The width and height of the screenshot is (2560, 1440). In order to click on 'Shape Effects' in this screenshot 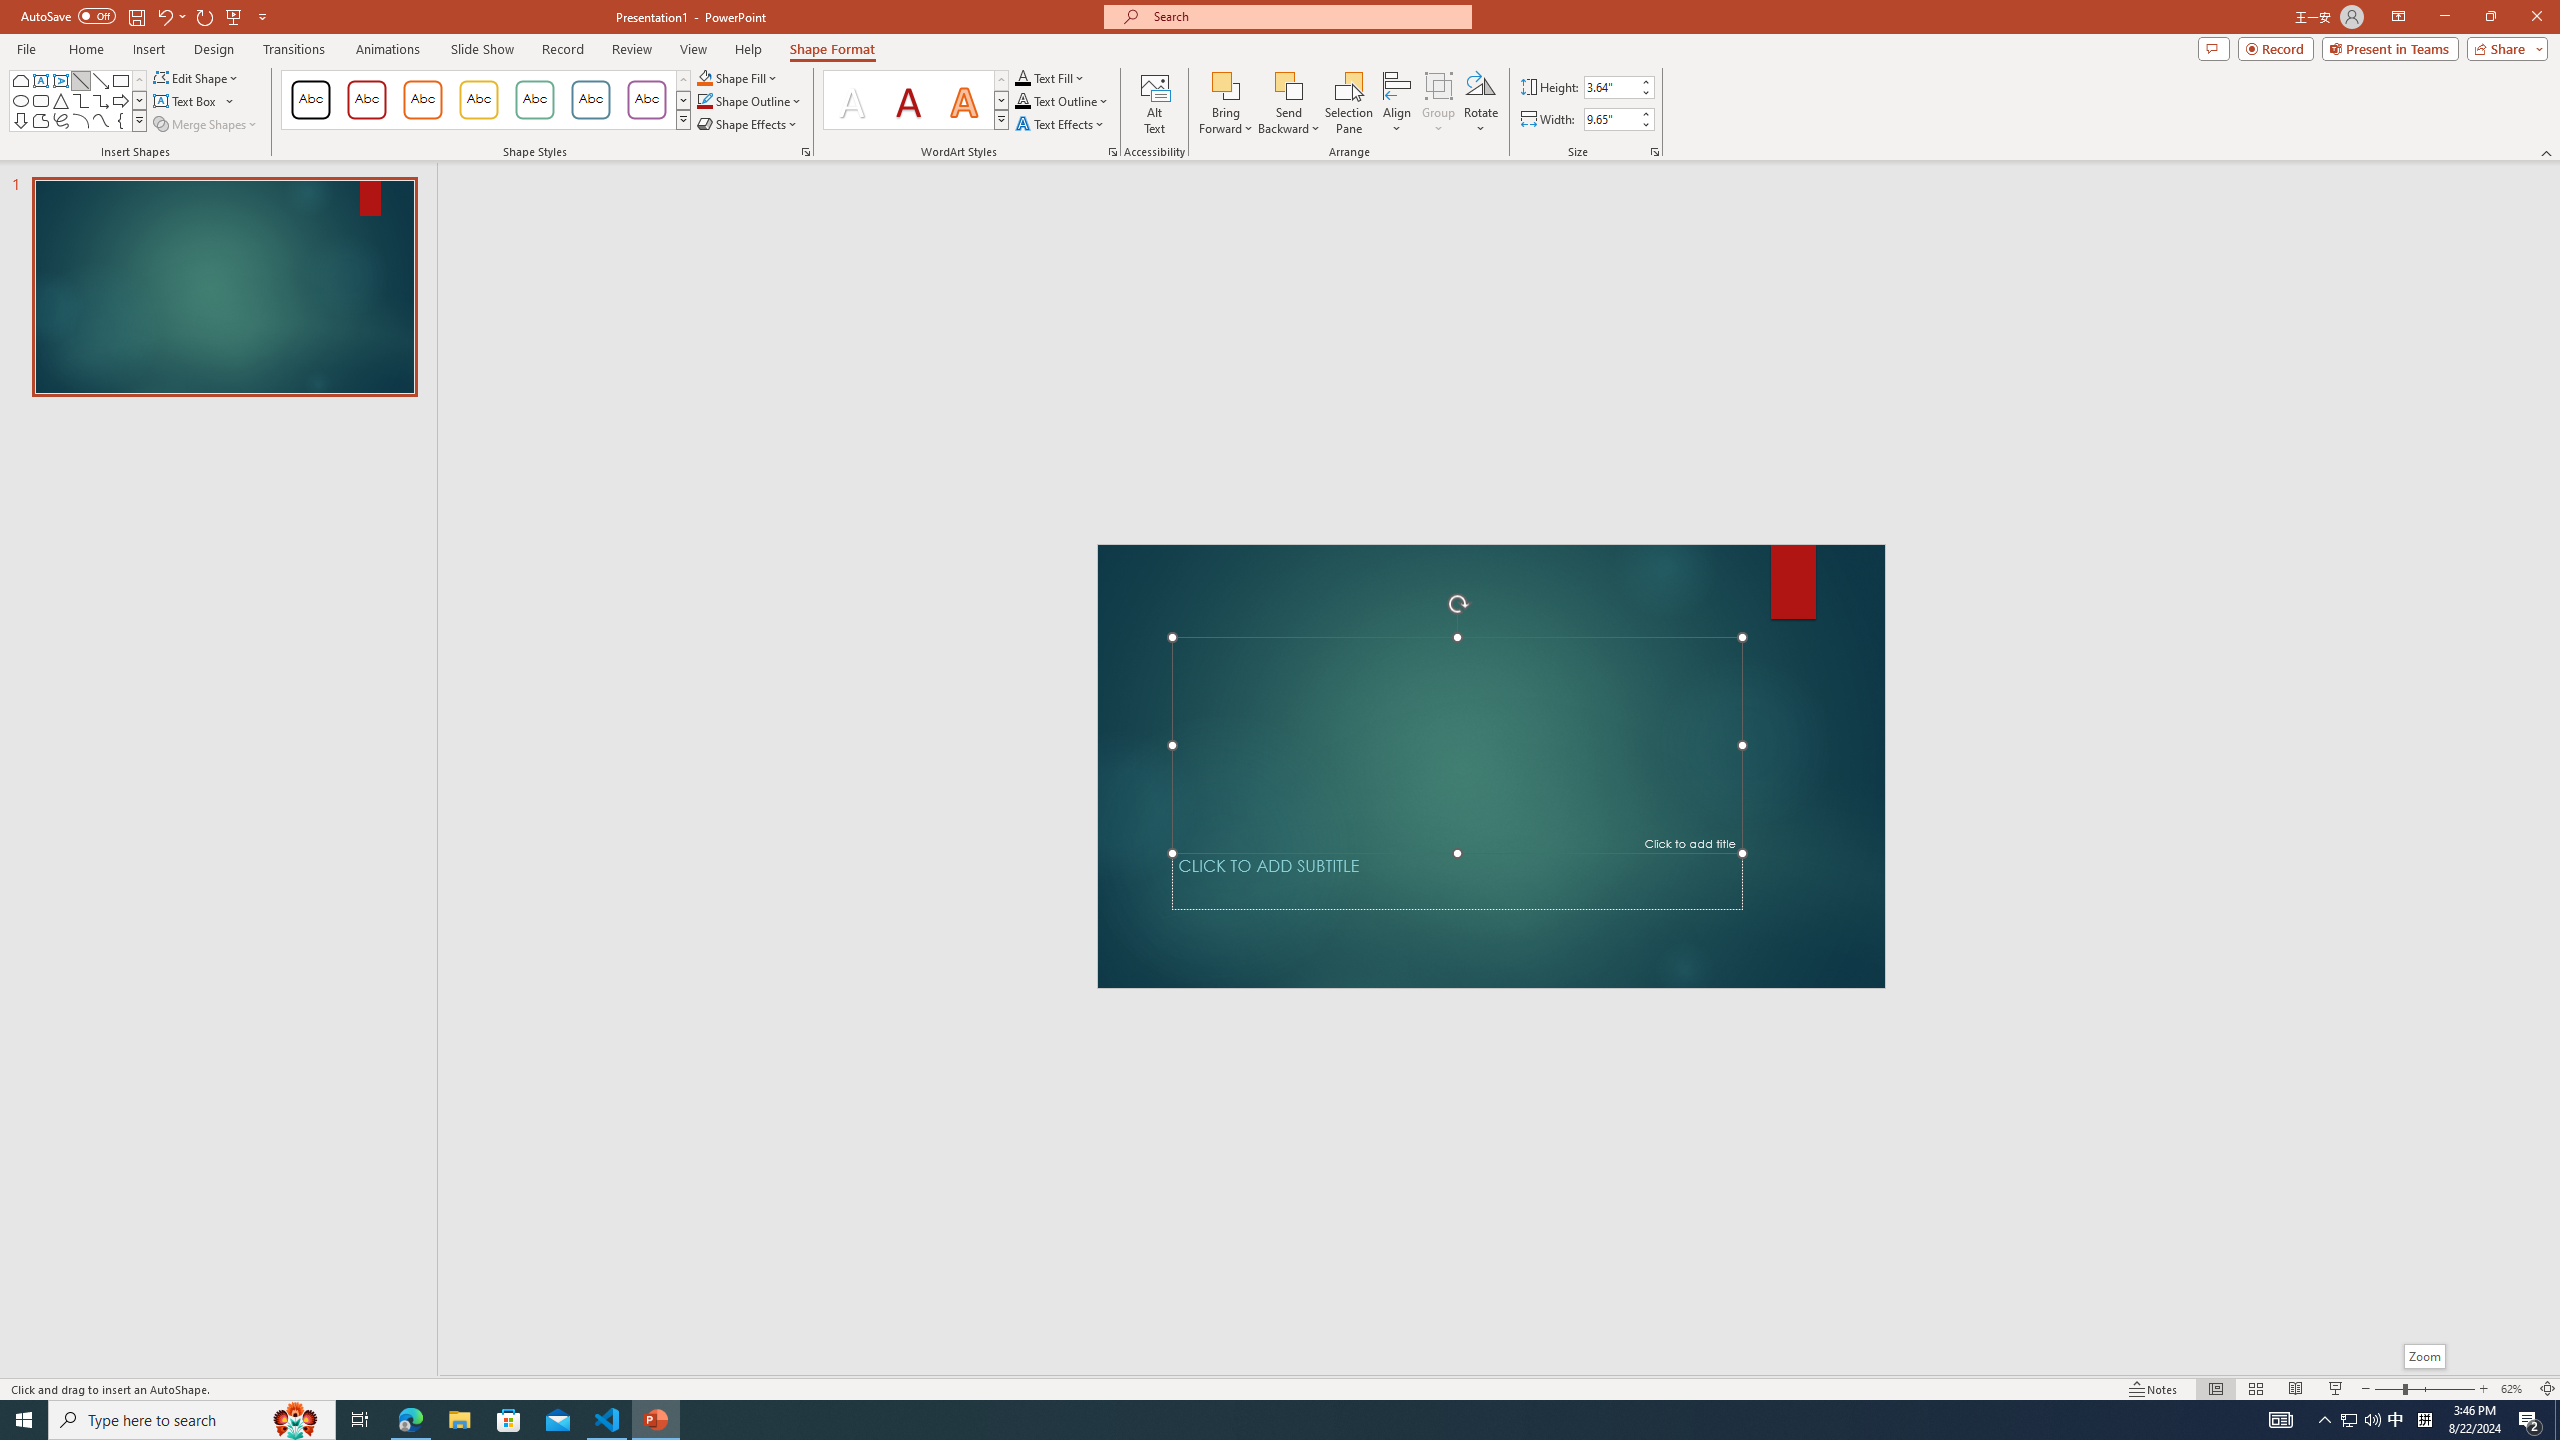, I will do `click(747, 122)`.